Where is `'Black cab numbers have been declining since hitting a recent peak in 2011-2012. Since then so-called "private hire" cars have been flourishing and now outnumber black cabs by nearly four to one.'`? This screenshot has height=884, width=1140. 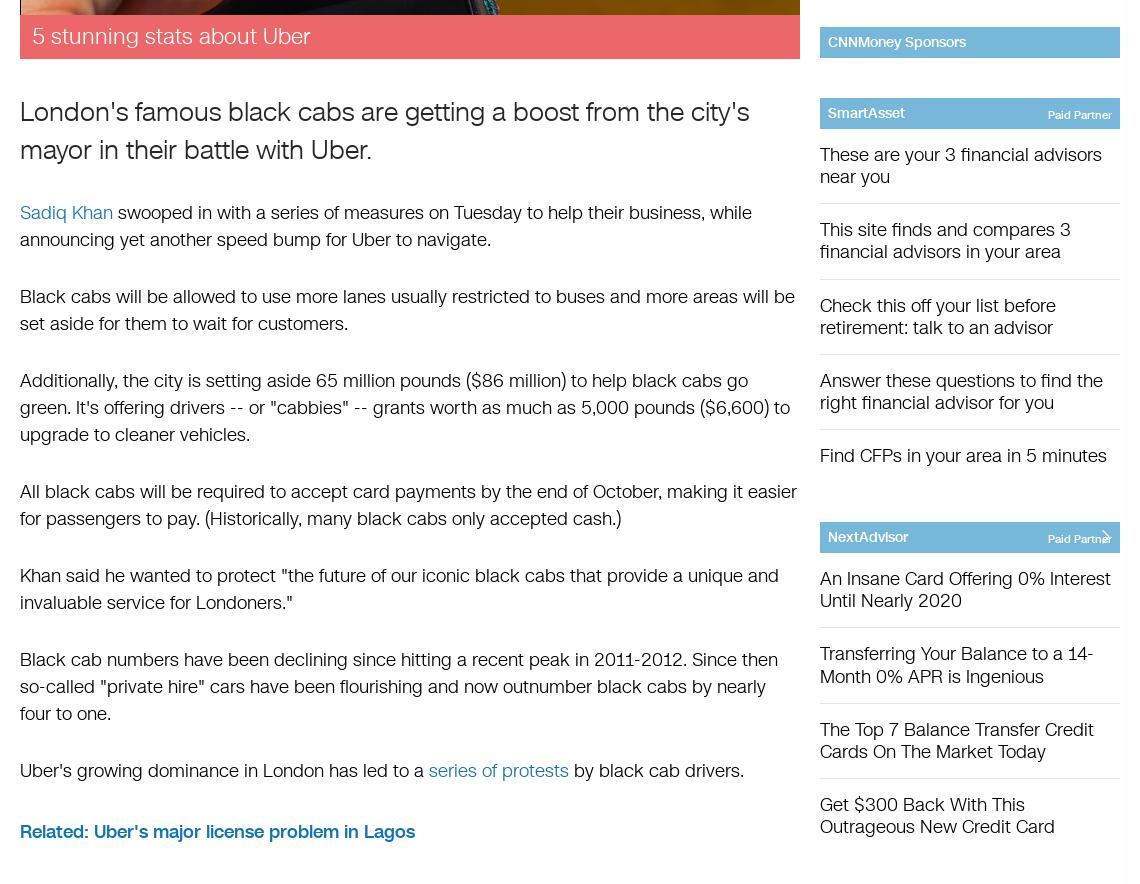
'Black cab numbers have been declining since hitting a recent peak in 2011-2012. Since then so-called "private hire" cars have been flourishing and now outnumber black cabs by nearly four to one.' is located at coordinates (19, 686).